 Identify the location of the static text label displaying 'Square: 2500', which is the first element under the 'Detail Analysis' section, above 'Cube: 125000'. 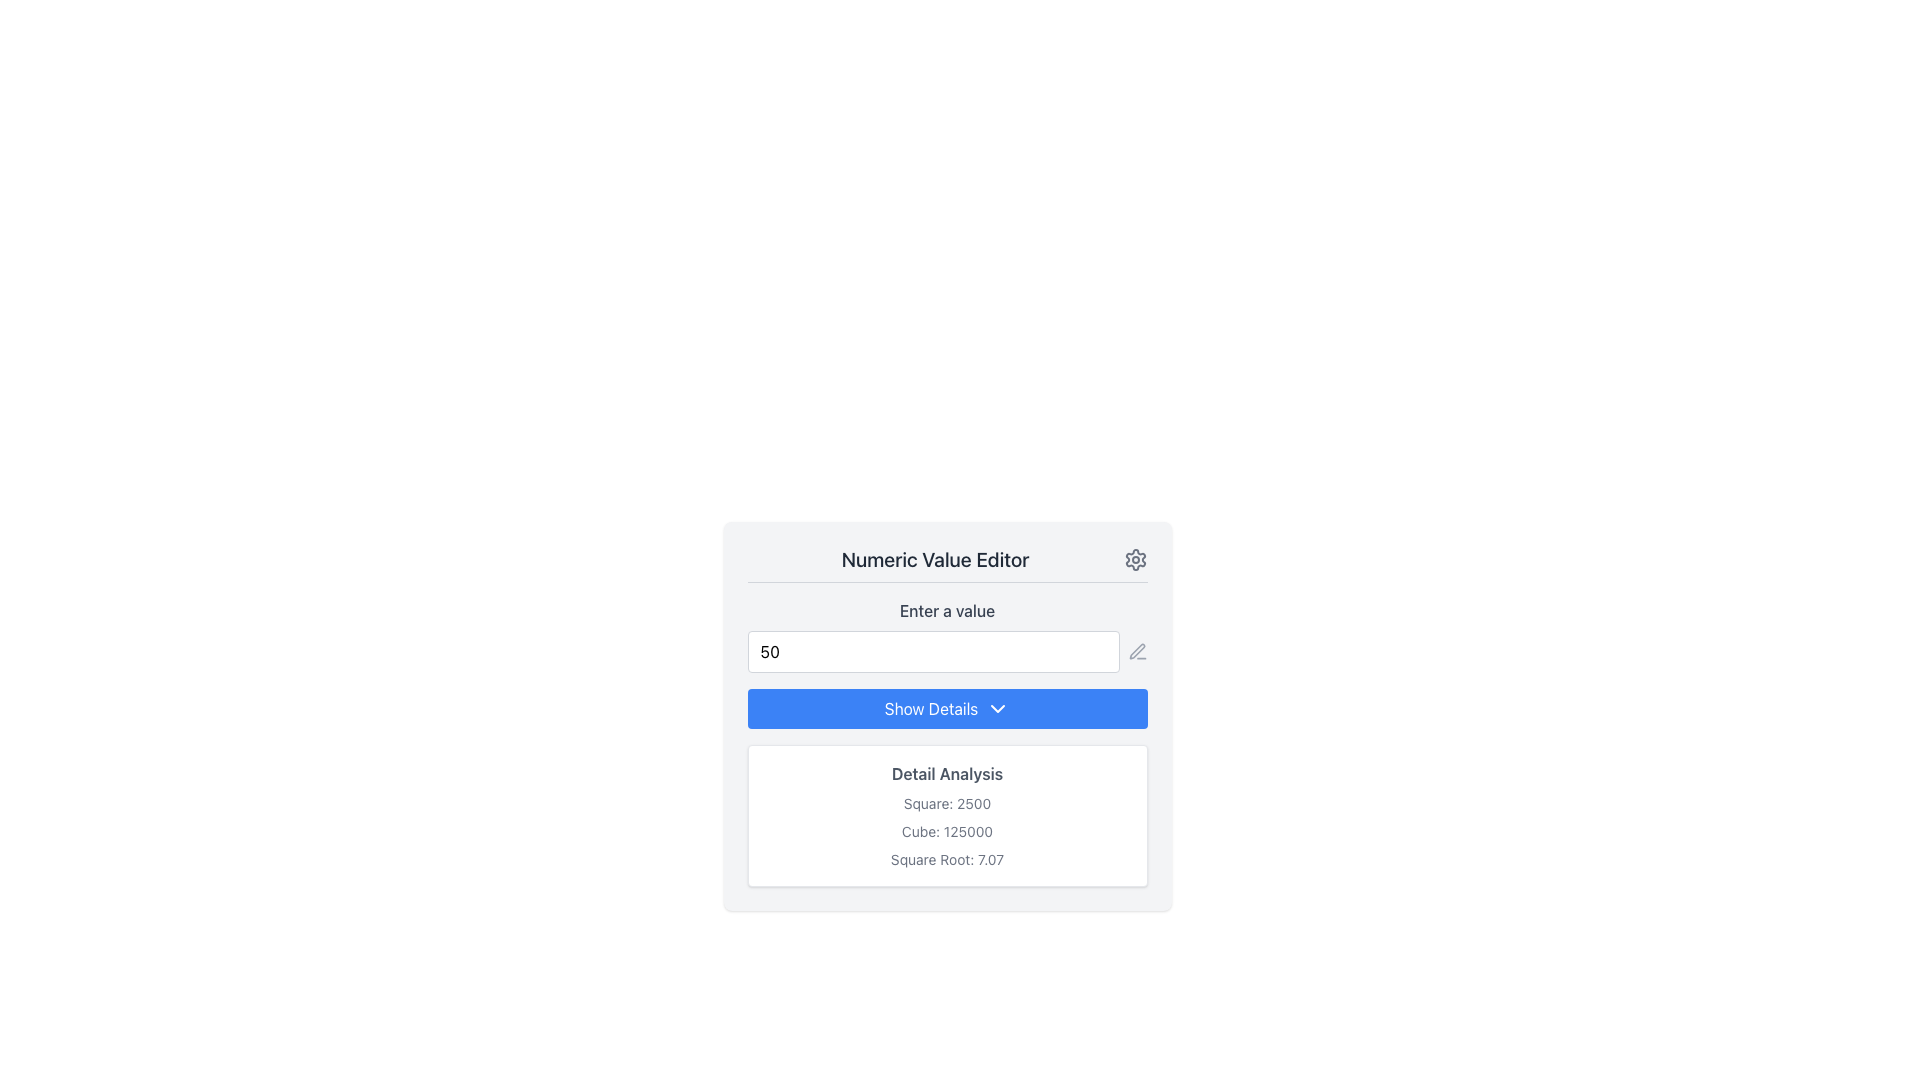
(946, 802).